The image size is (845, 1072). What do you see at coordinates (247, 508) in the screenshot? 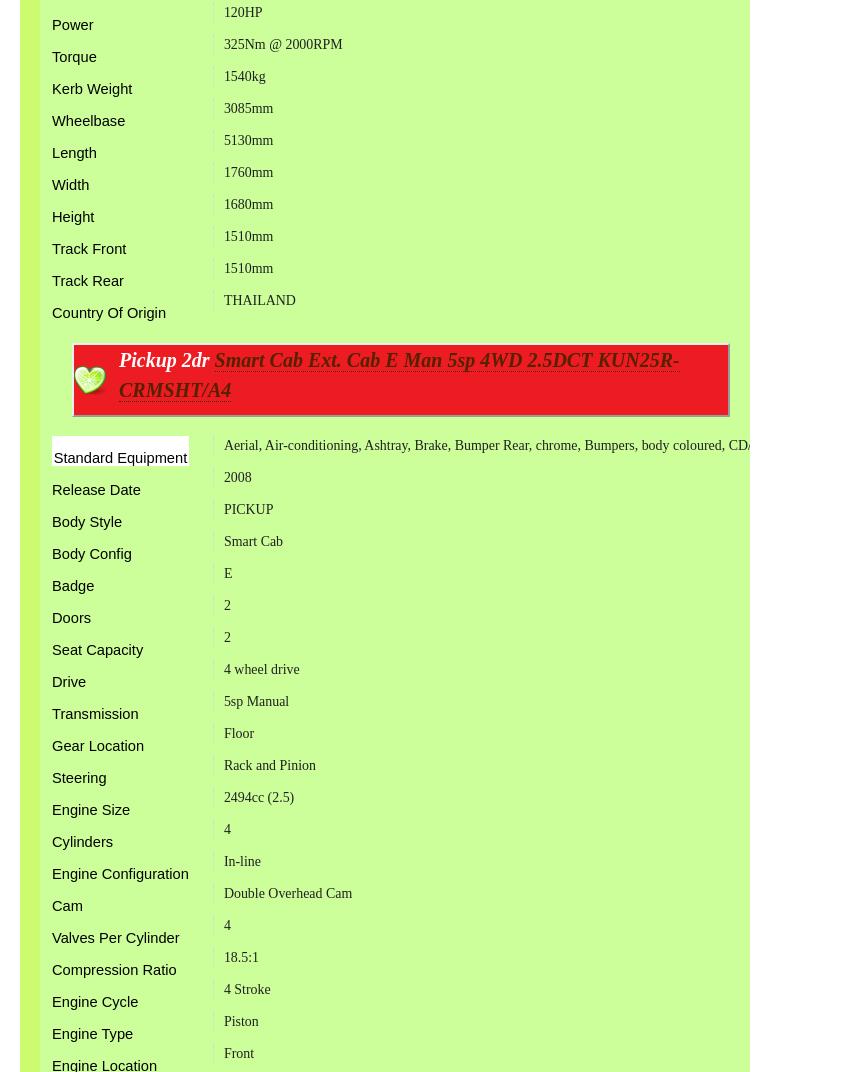
I see `'PICKUP'` at bounding box center [247, 508].